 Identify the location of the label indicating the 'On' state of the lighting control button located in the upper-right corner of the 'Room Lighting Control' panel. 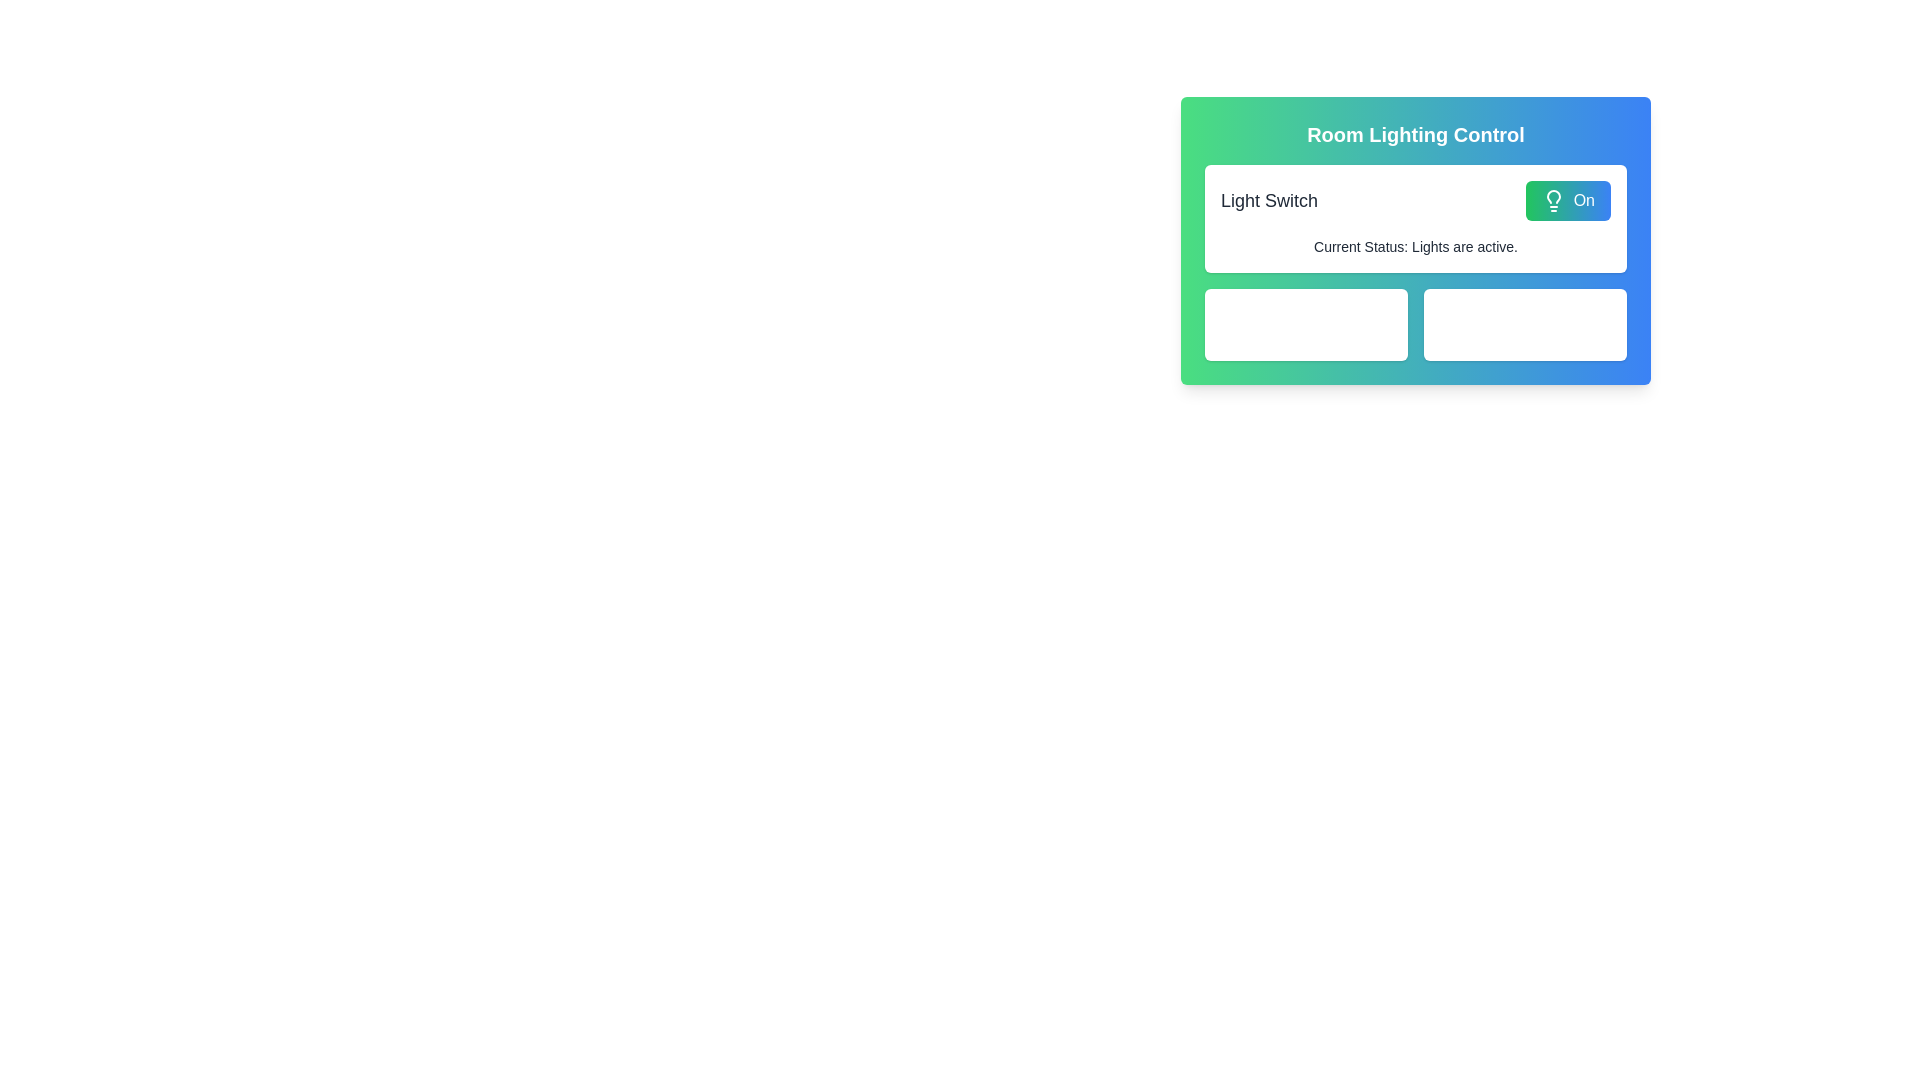
(1583, 200).